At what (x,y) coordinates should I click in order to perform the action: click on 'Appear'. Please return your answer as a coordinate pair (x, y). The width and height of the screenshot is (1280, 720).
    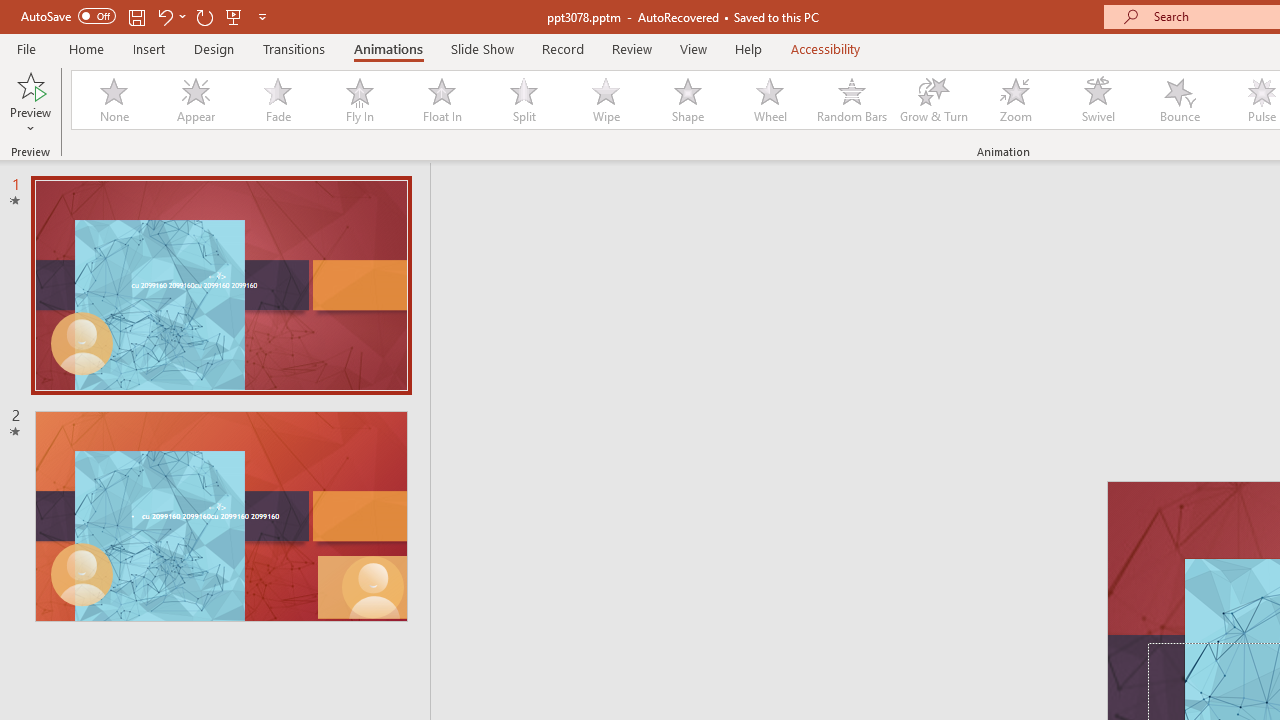
    Looking at the image, I should click on (195, 100).